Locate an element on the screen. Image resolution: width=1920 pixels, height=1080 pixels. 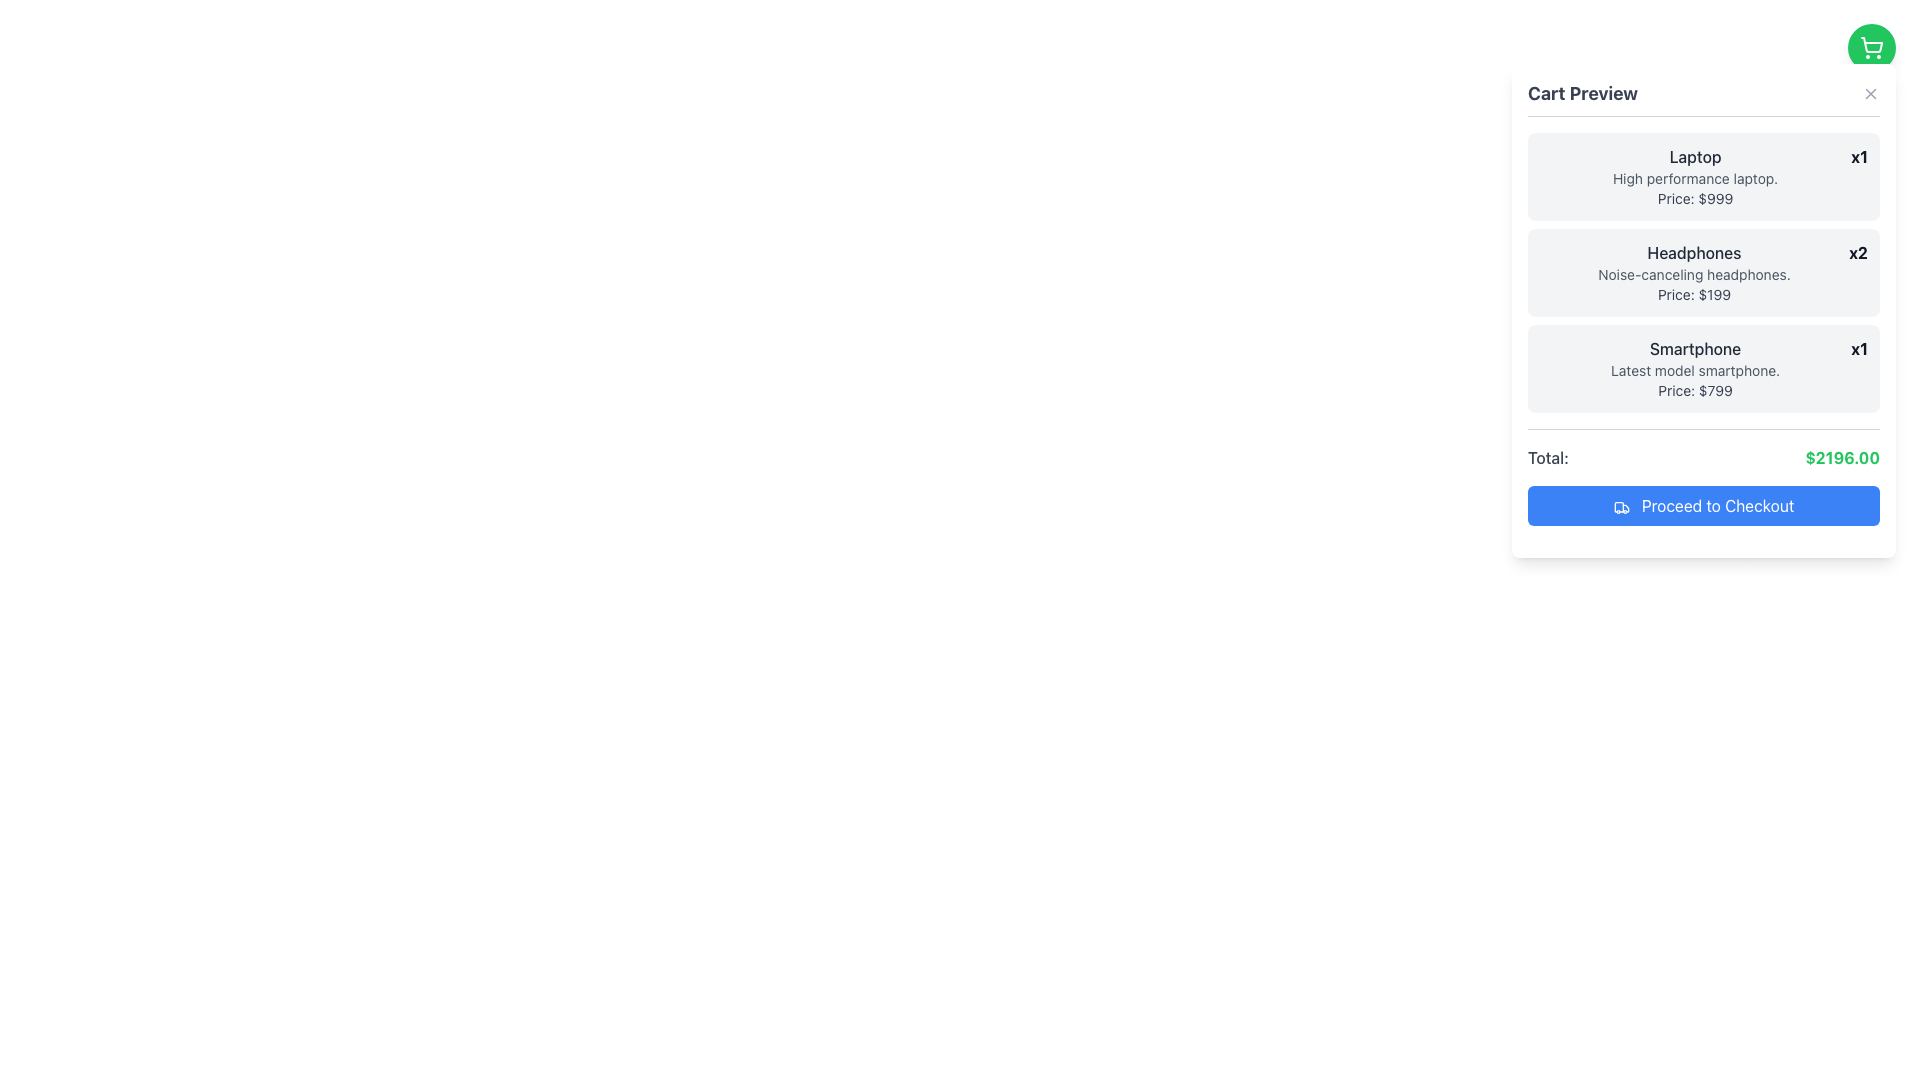
the informational card displaying the text 'Smartphone' with a gray background and rounded corners in the 'Cart Preview' panel is located at coordinates (1703, 369).